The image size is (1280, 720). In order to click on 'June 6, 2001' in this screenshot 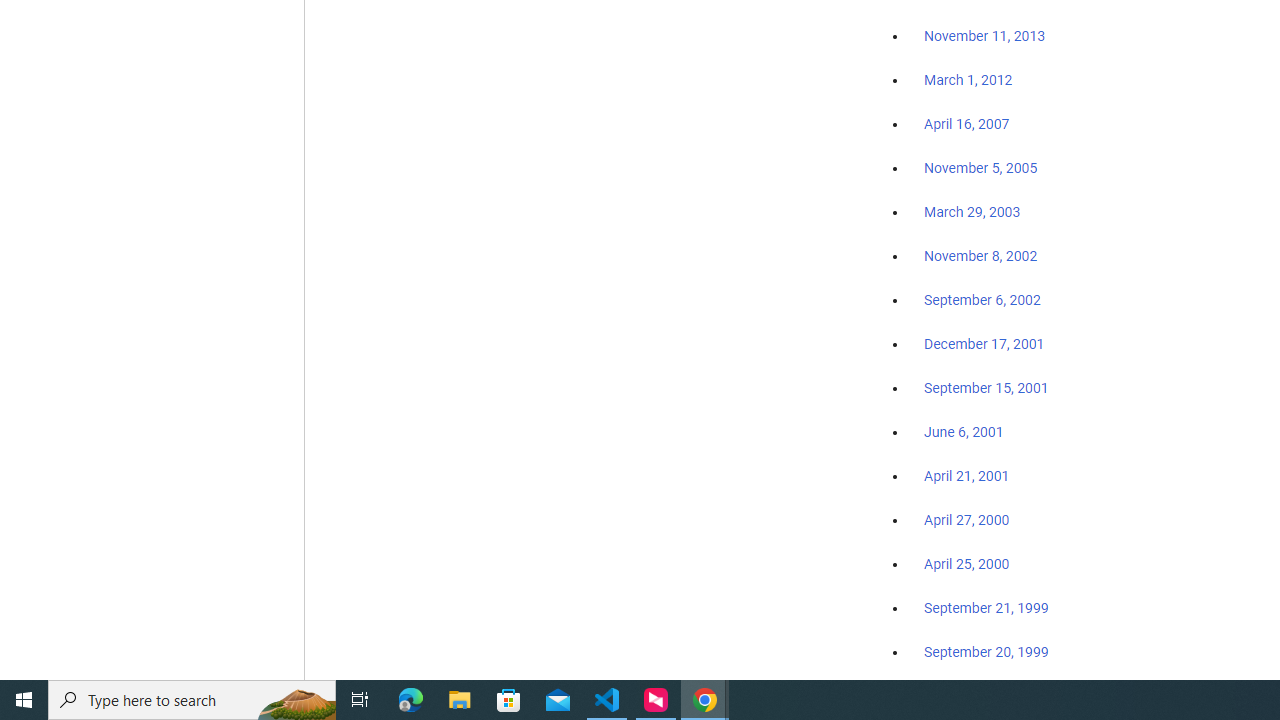, I will do `click(963, 431)`.